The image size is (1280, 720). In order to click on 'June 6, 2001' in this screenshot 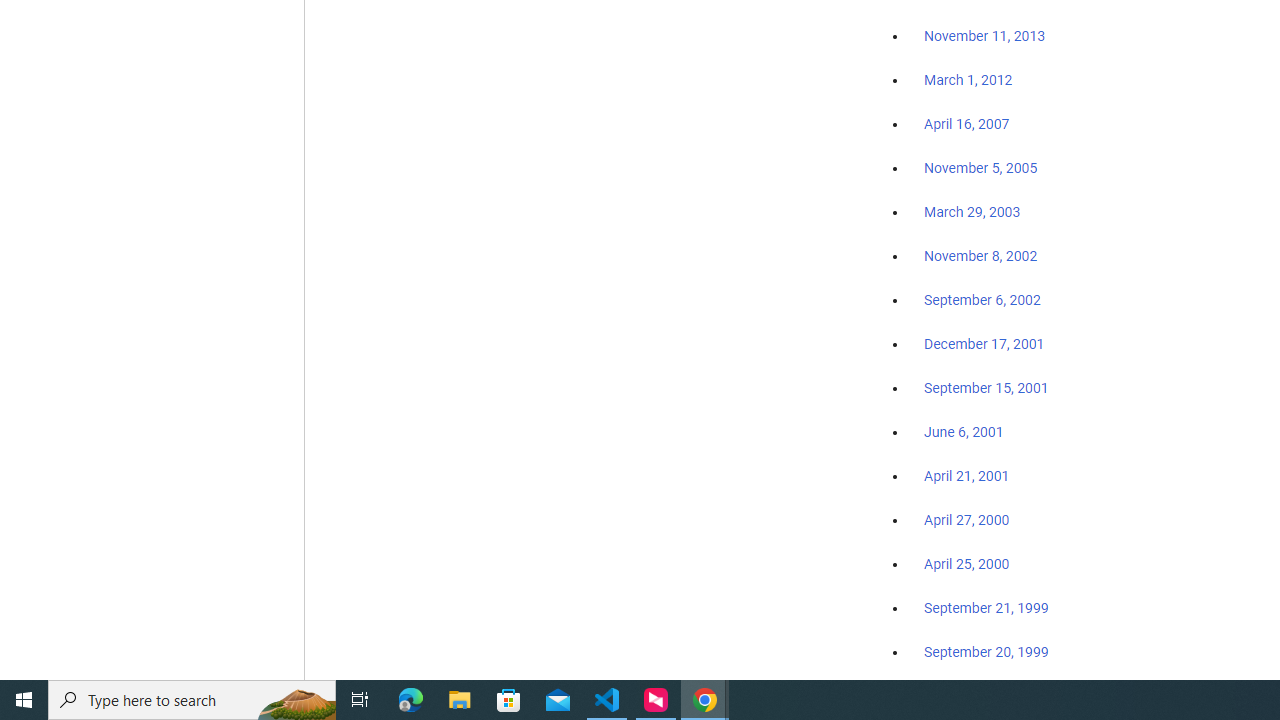, I will do `click(963, 431)`.